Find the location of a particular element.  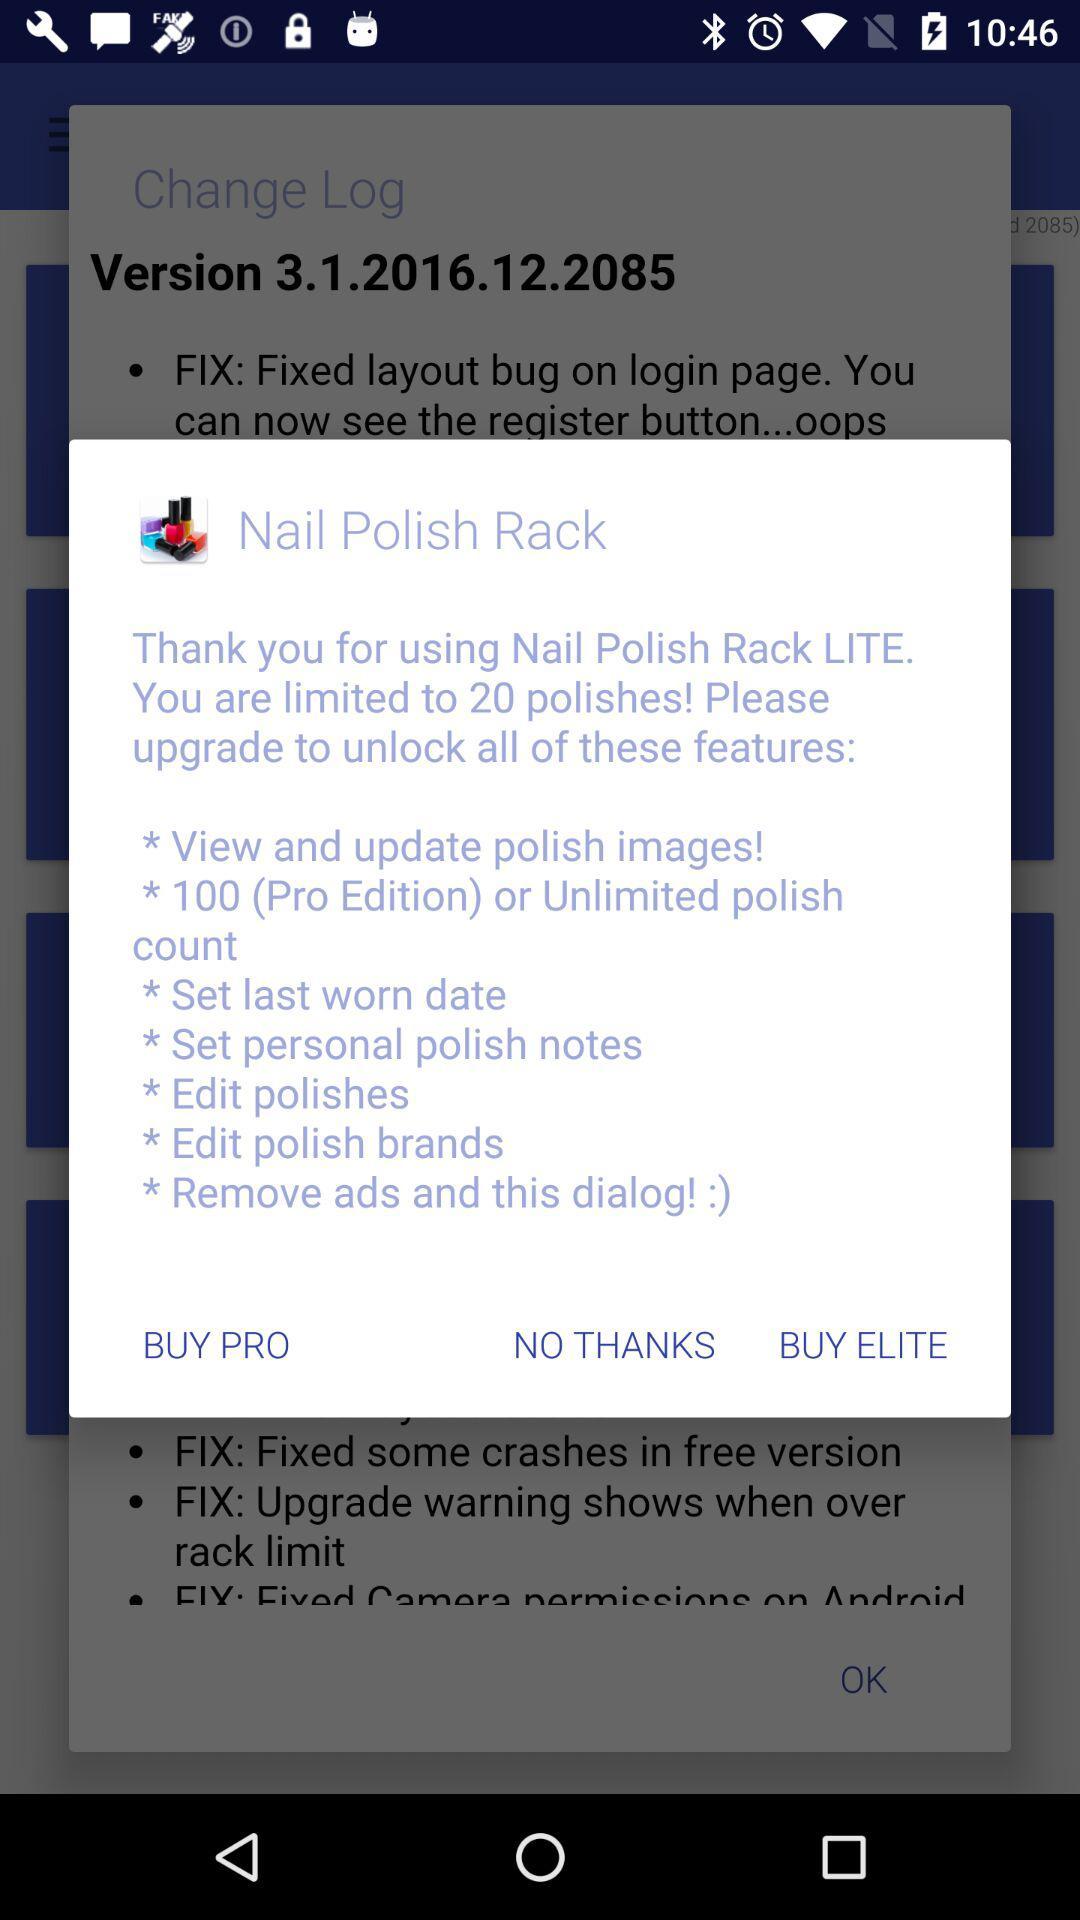

icon at the bottom is located at coordinates (613, 1344).